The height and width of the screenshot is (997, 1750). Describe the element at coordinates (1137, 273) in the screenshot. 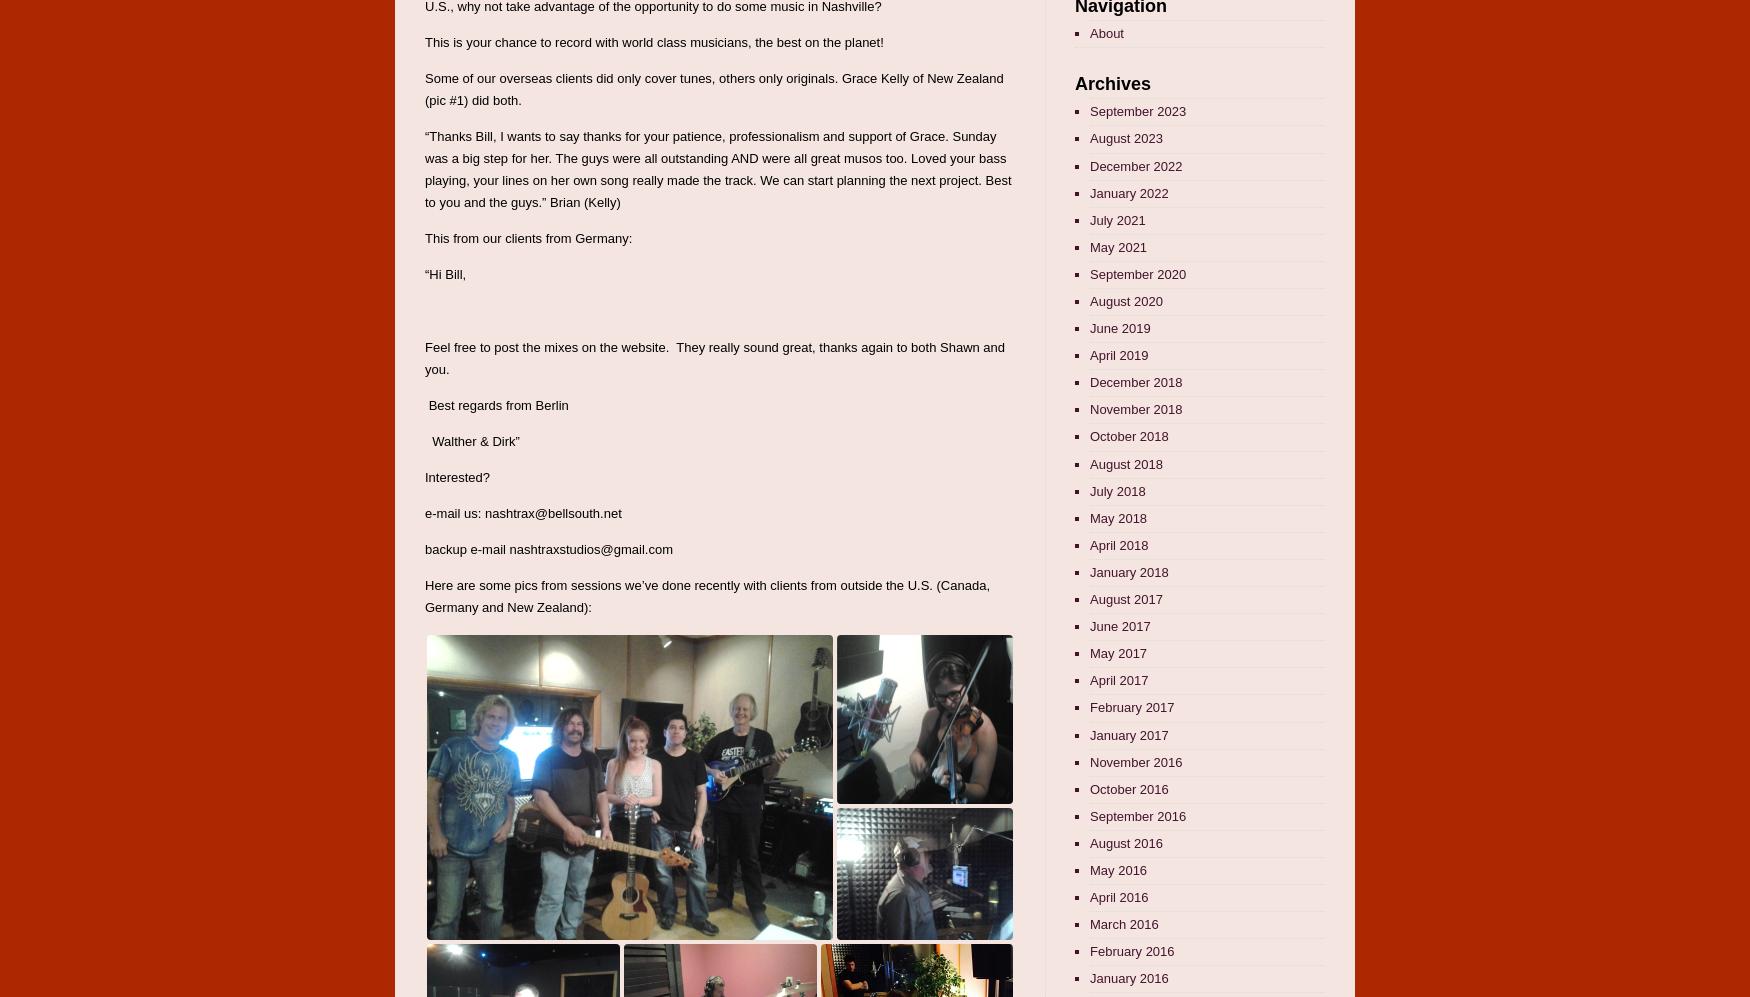

I see `'September 2020'` at that location.